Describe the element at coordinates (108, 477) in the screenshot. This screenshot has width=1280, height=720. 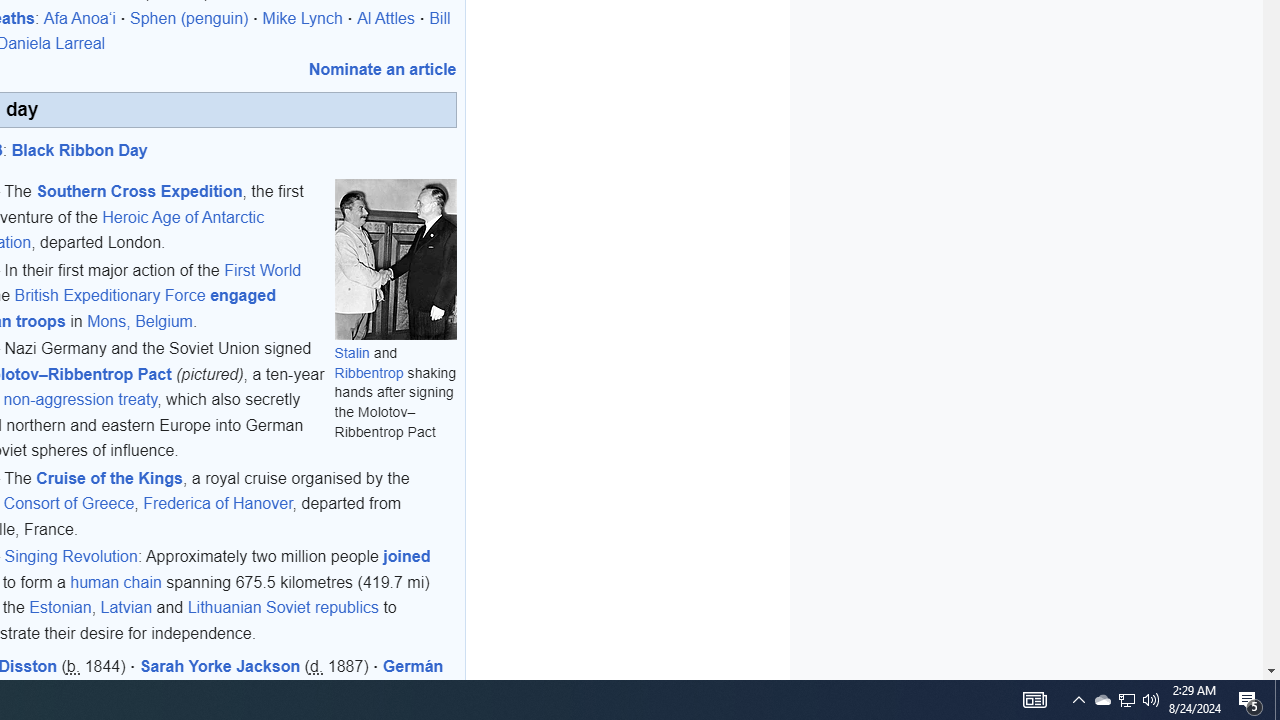
I see `'Cruise of the Kings'` at that location.